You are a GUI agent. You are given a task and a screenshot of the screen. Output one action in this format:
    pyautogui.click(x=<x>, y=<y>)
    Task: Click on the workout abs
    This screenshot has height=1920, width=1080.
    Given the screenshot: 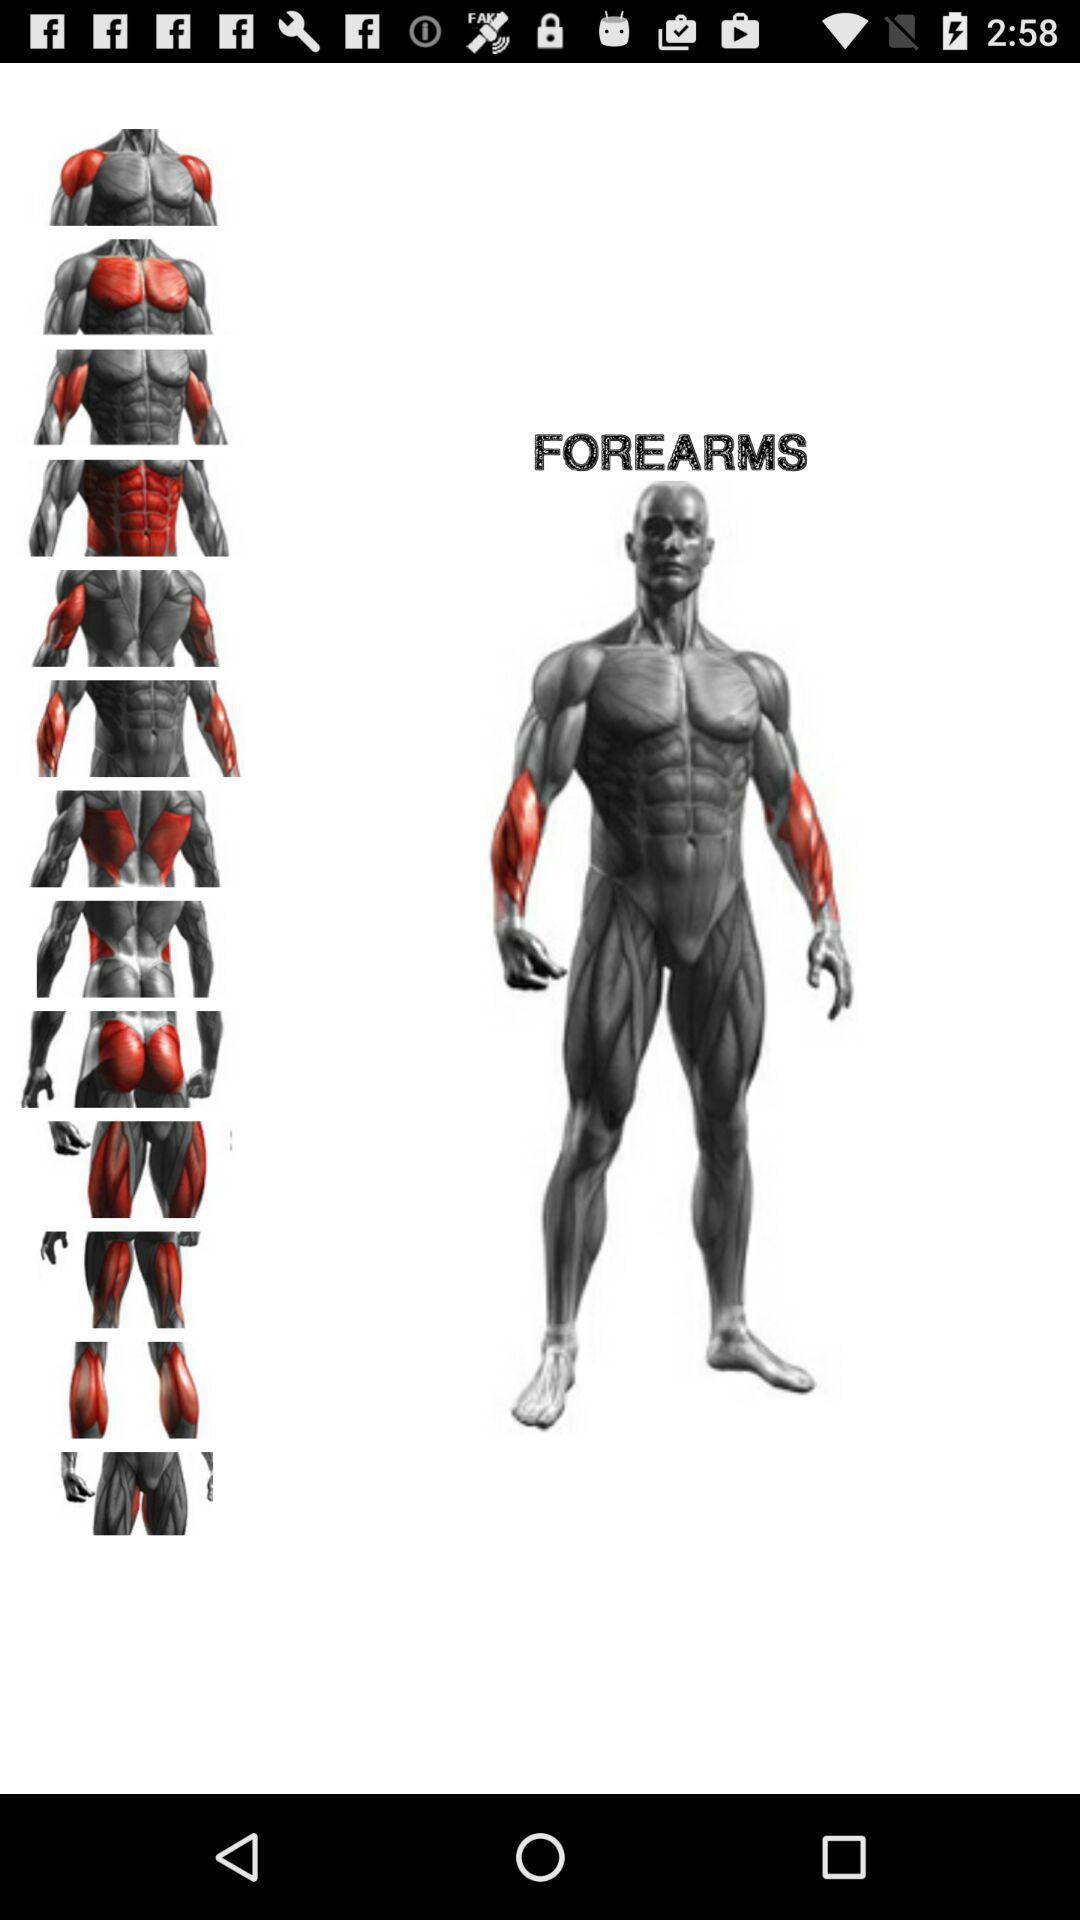 What is the action you would take?
    pyautogui.click(x=131, y=501)
    